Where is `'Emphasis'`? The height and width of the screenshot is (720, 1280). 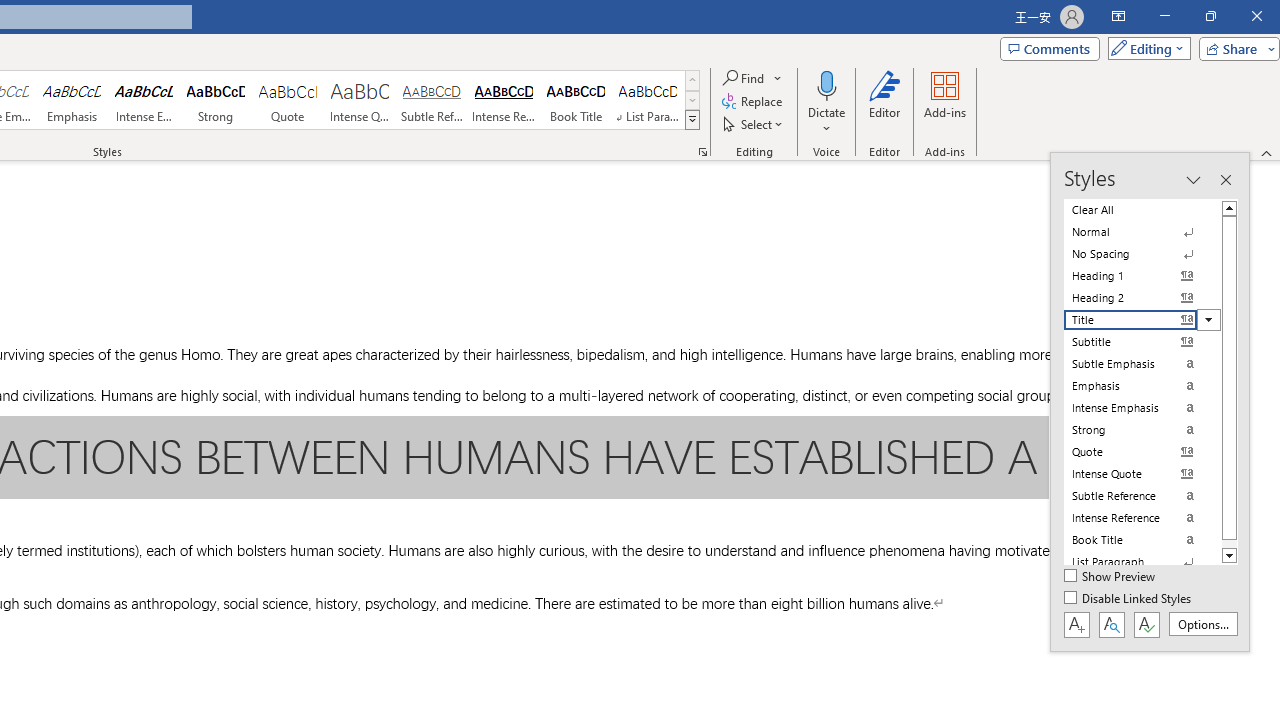 'Emphasis' is located at coordinates (71, 100).